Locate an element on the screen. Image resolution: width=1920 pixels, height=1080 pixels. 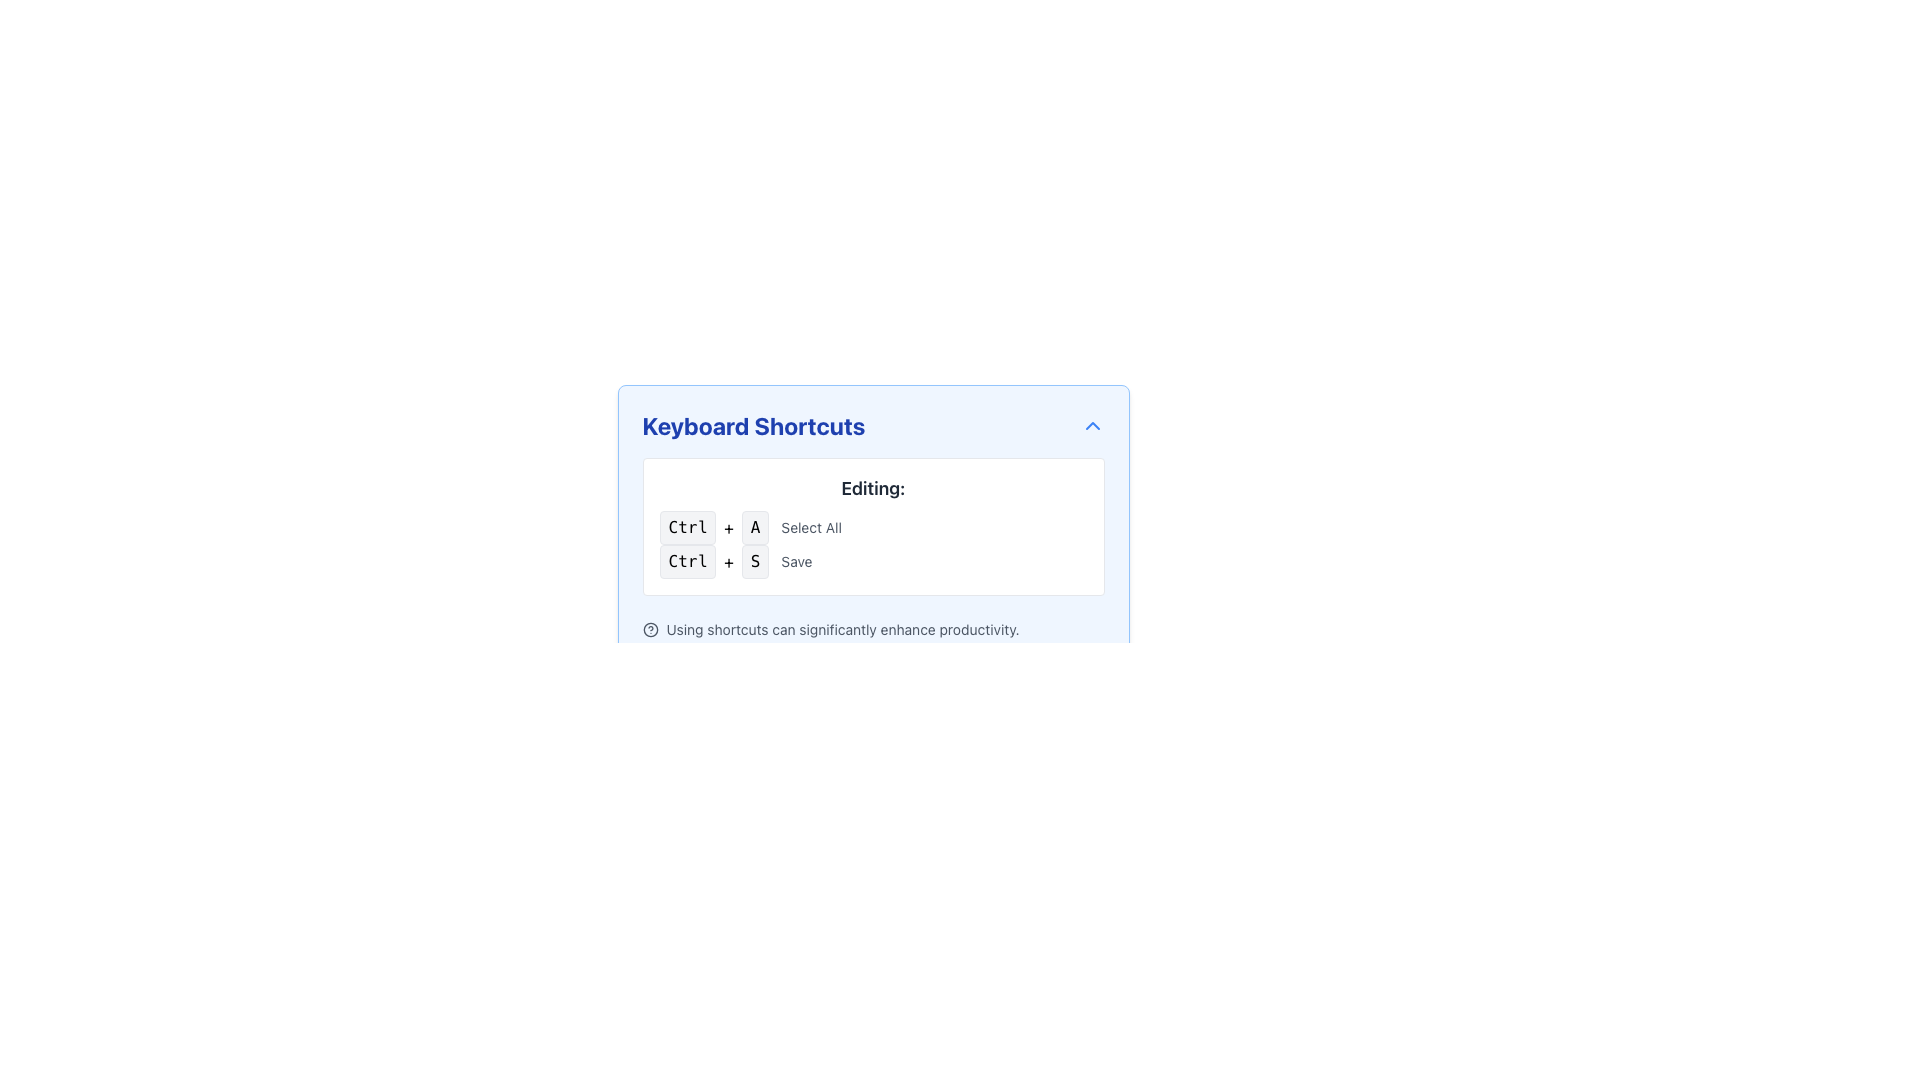
the text label containing the '+' symbol, which is positioned between the 'Ctrl' and 'A' boxed elements in the keyboard shortcut sequence is located at coordinates (727, 527).